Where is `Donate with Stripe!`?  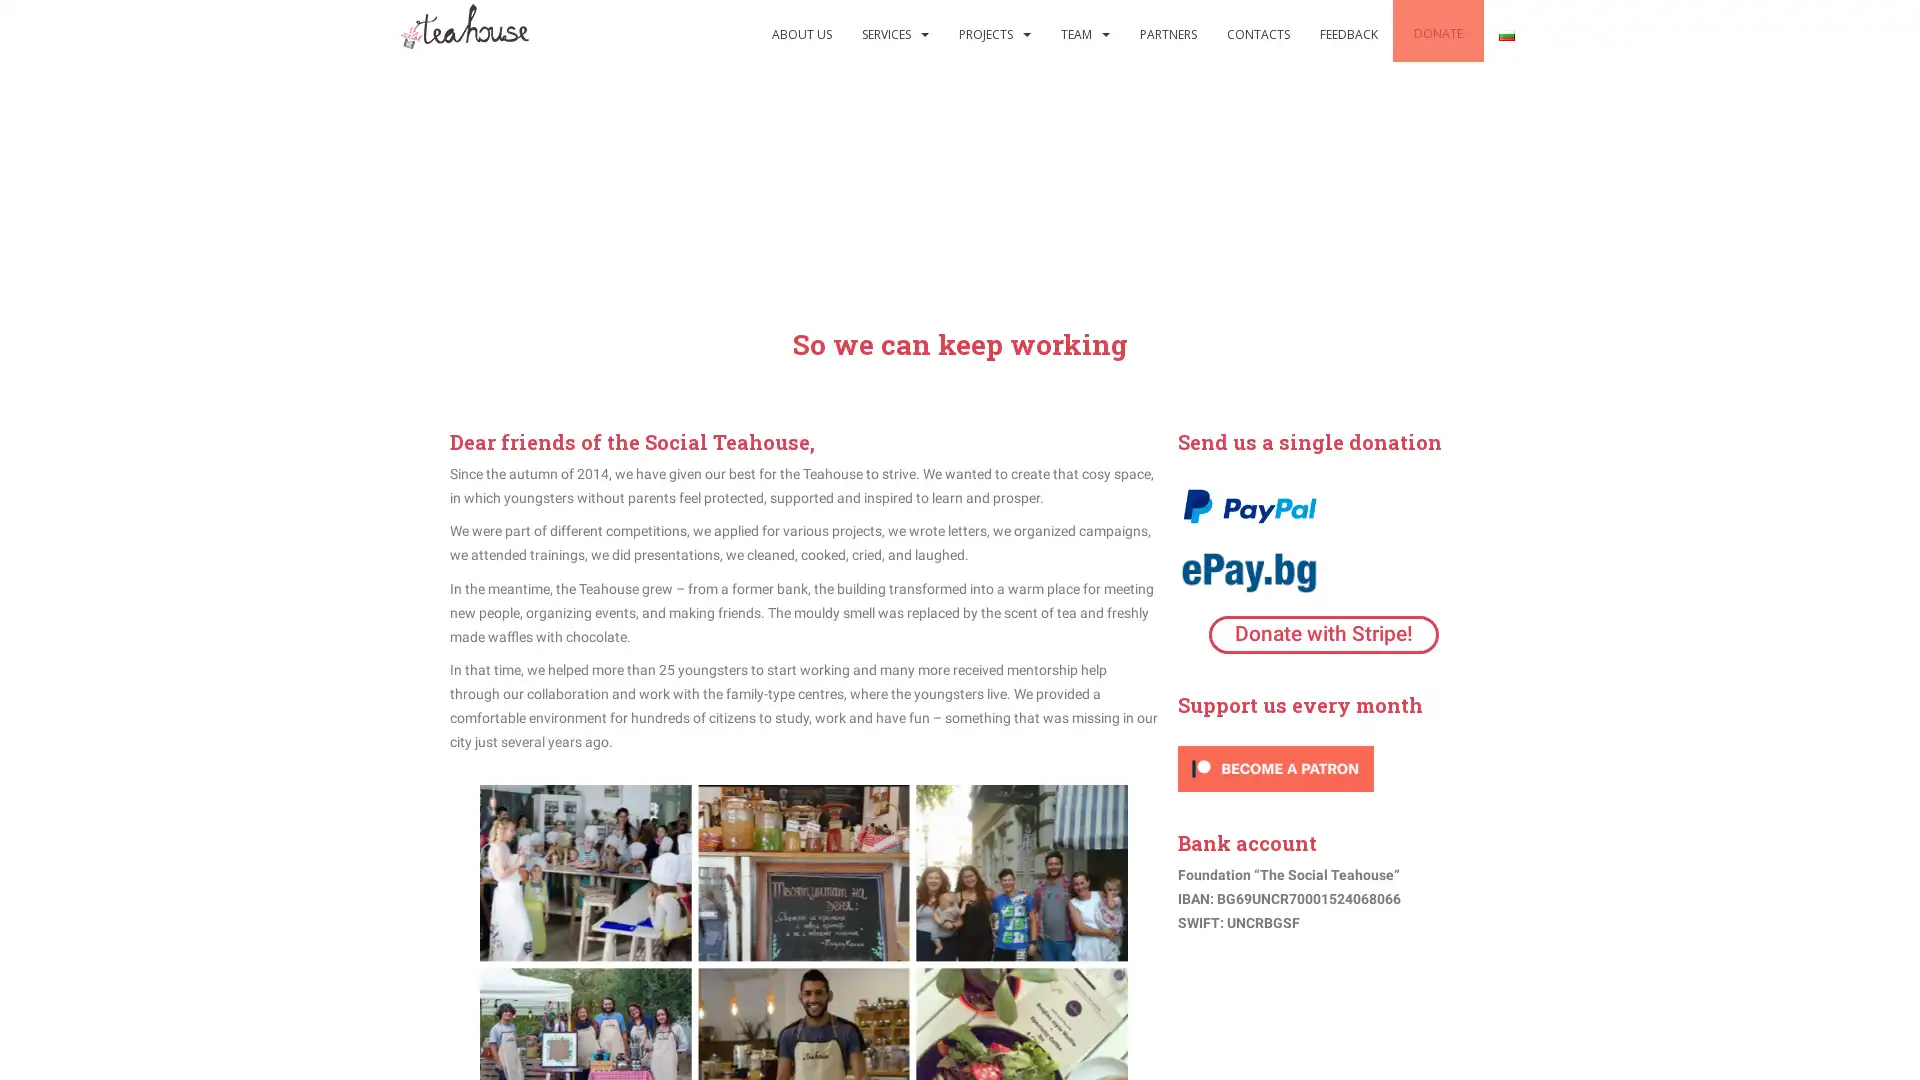
Donate with Stripe! is located at coordinates (1323, 634).